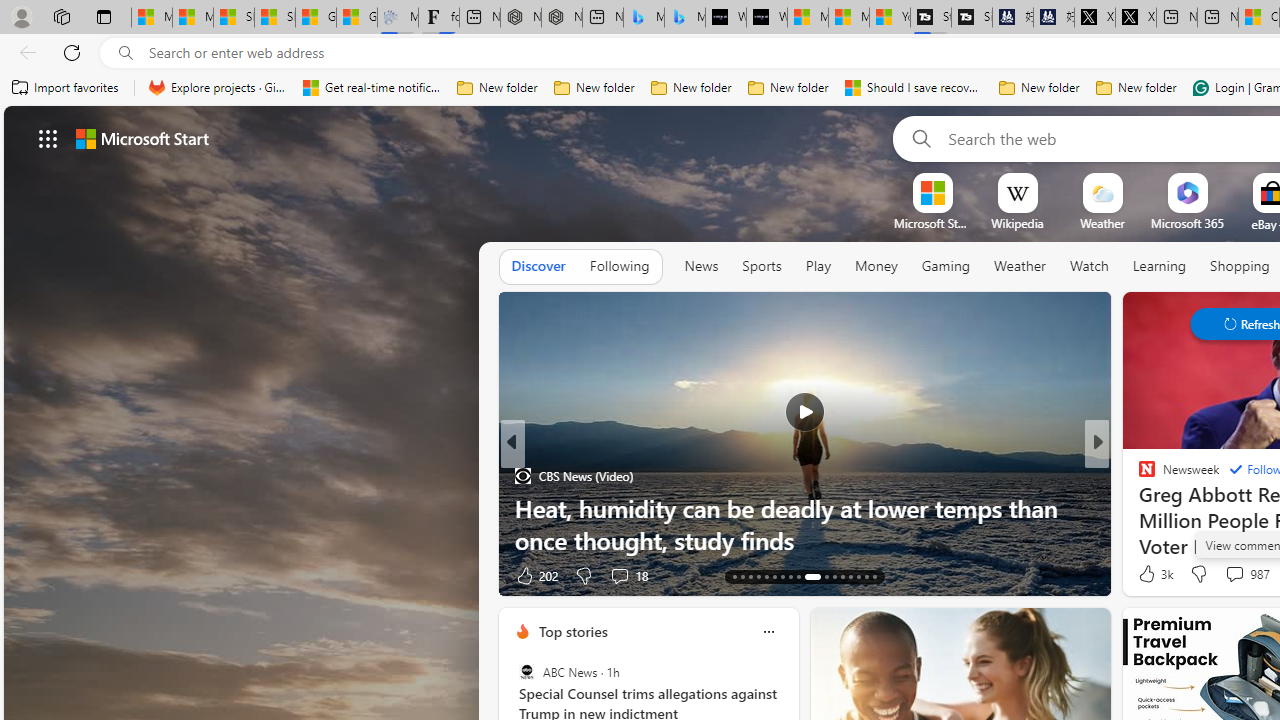 Image resolution: width=1280 pixels, height=720 pixels. Describe the element at coordinates (1088, 265) in the screenshot. I see `'Watch'` at that location.